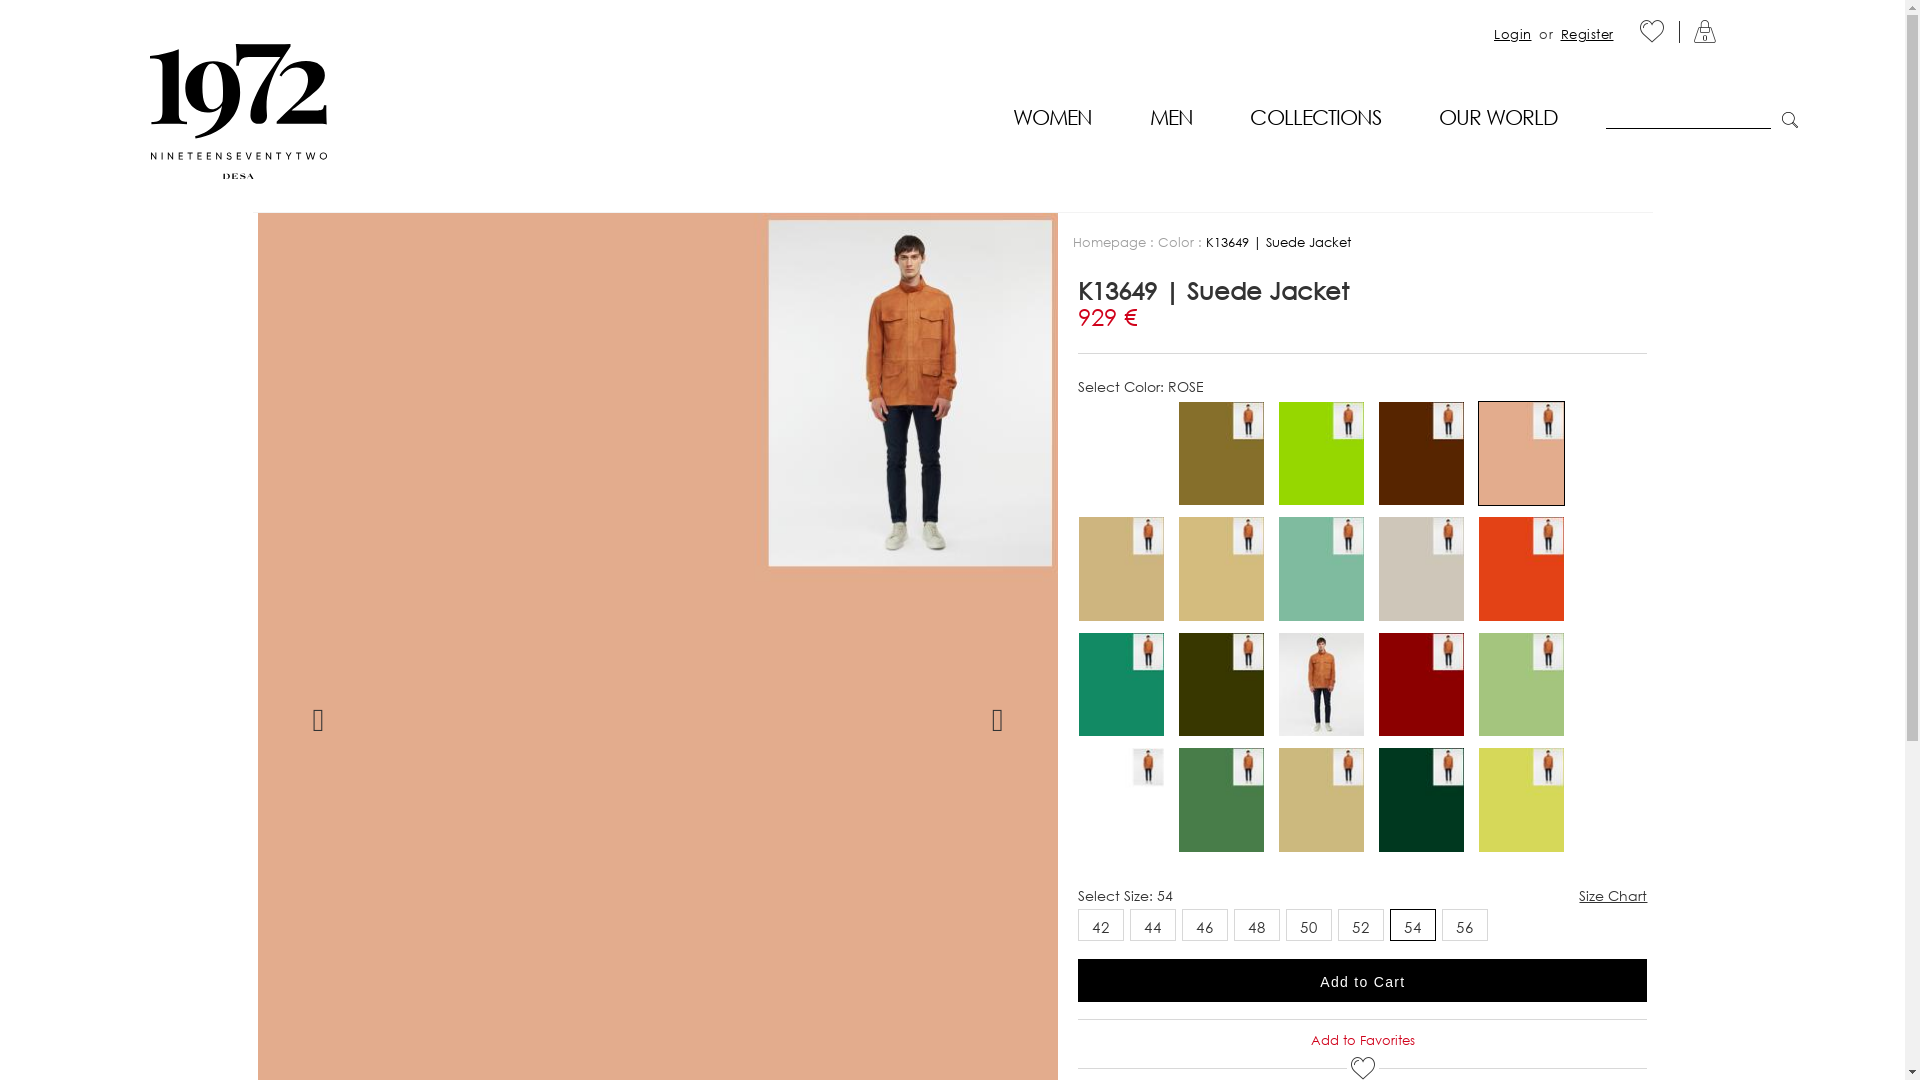  I want to click on '52', so click(1338, 925).